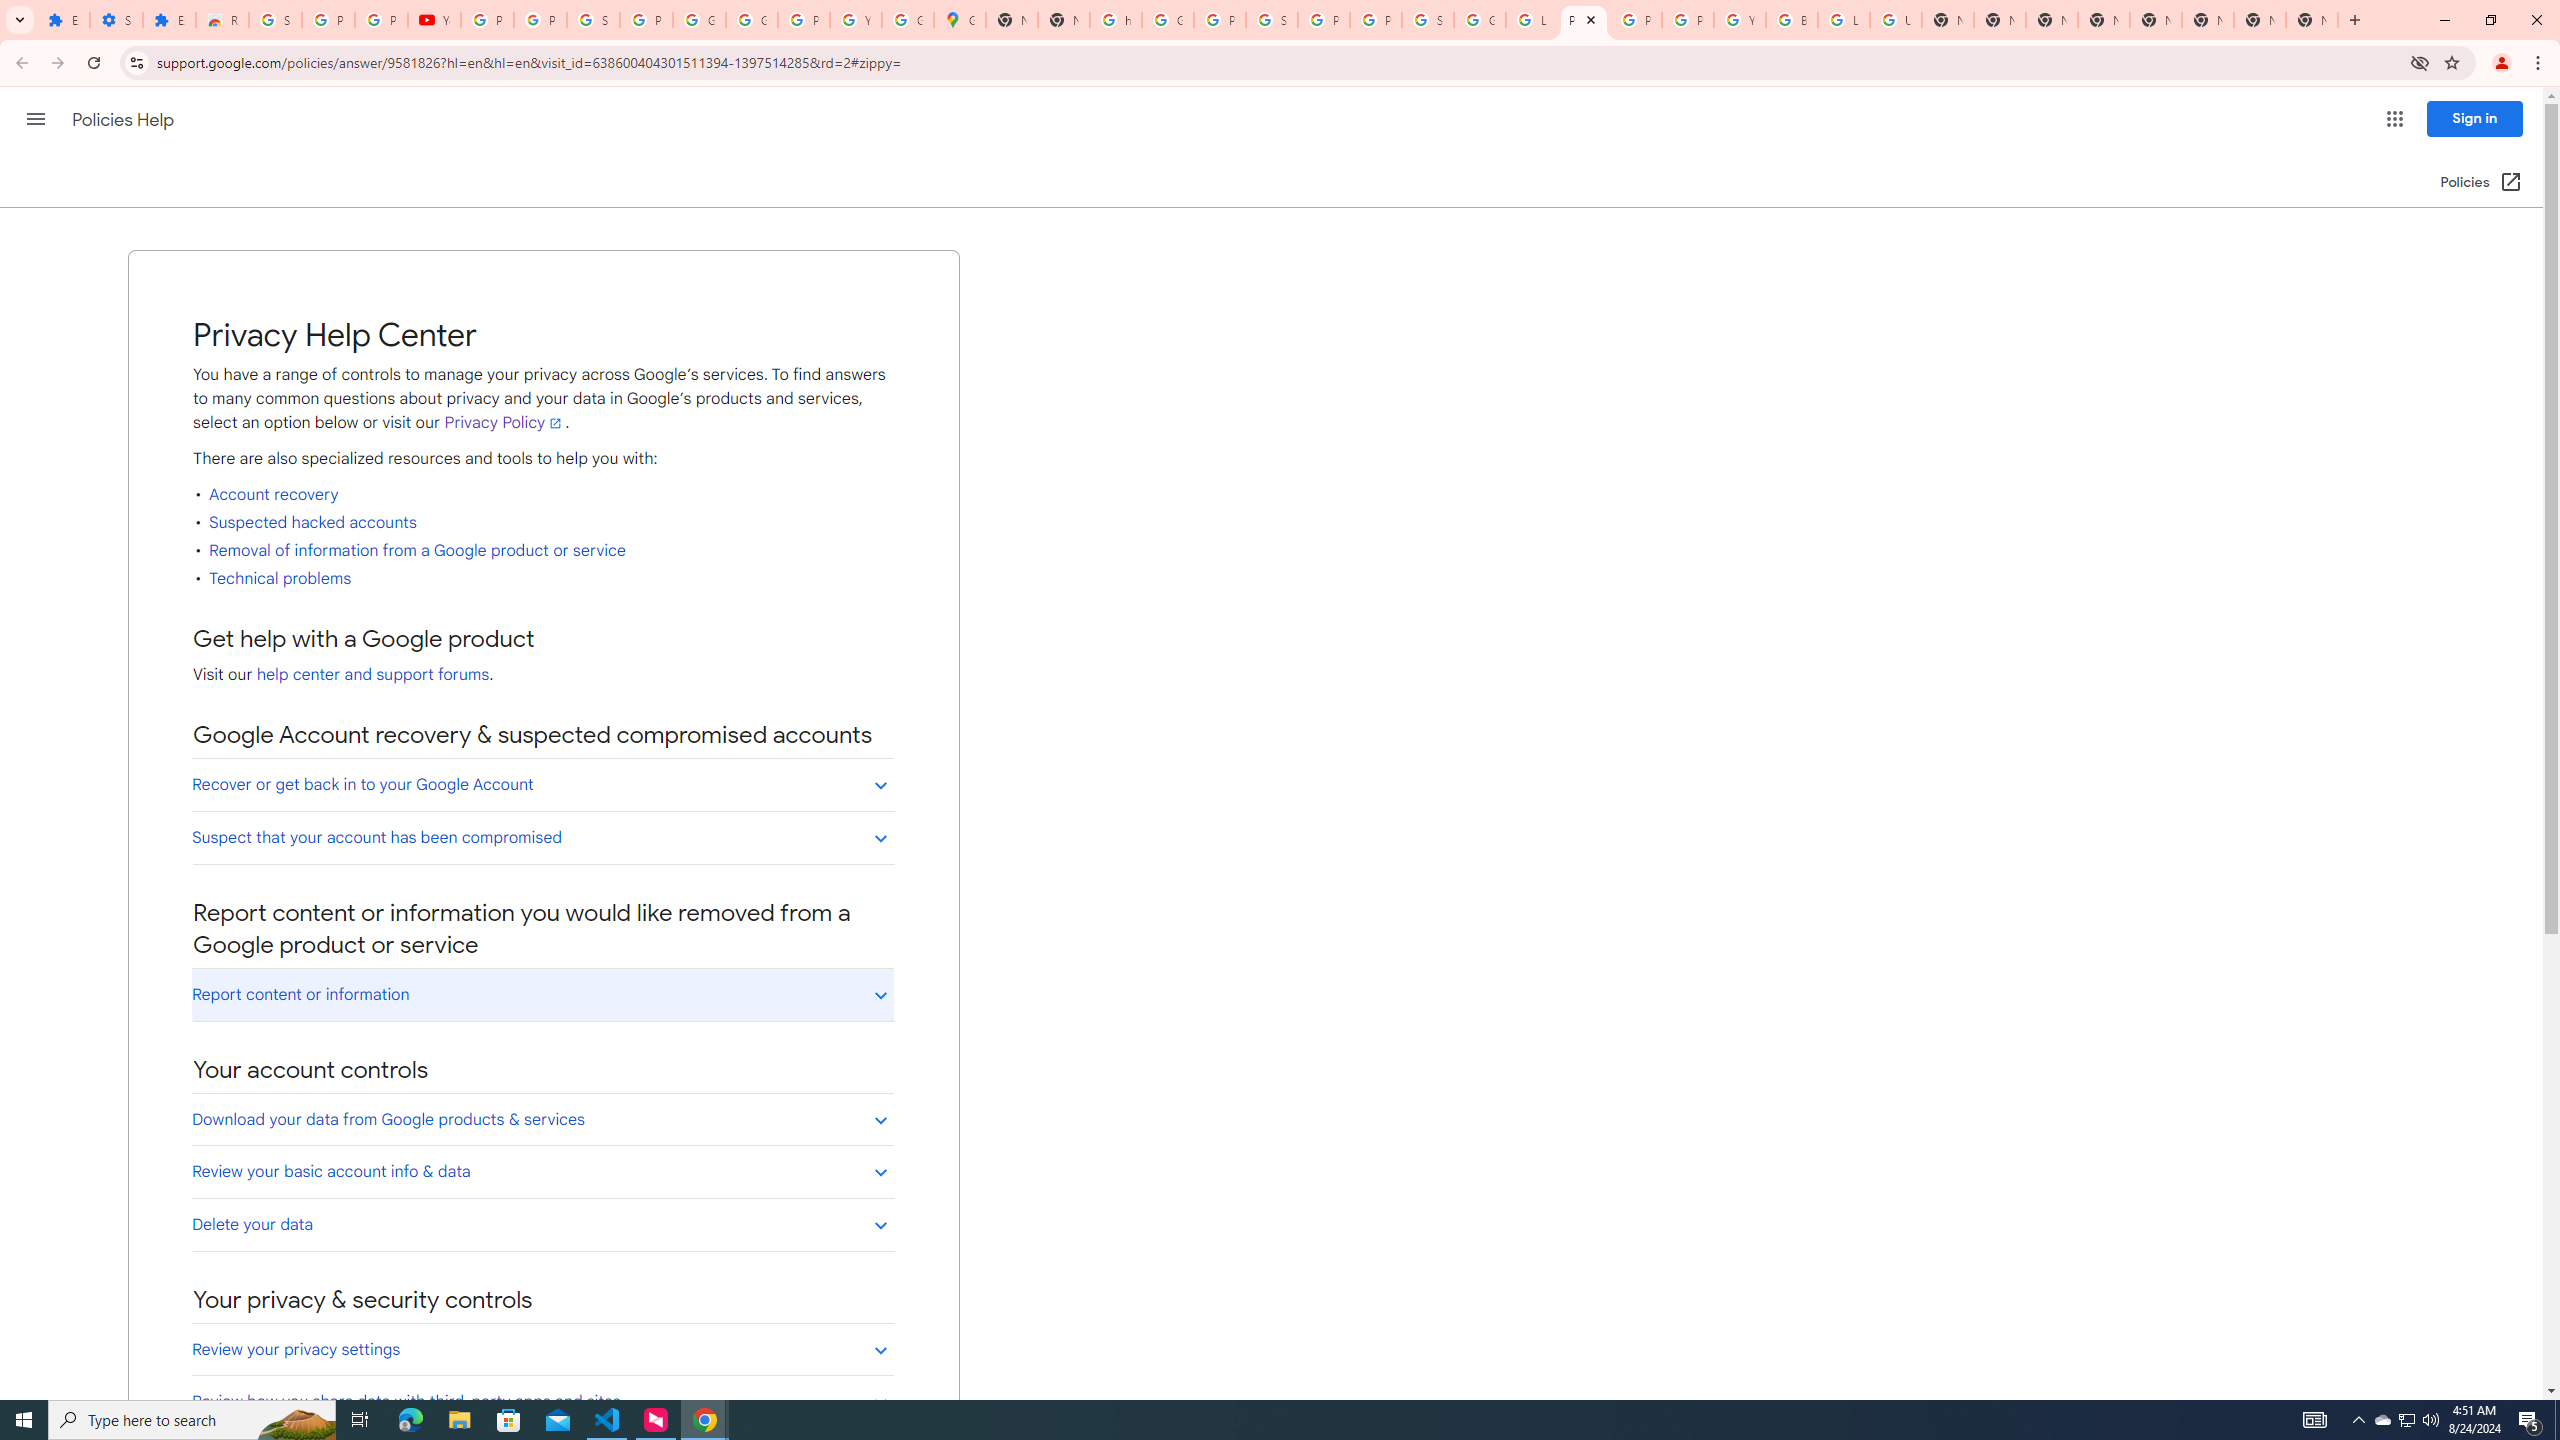 This screenshot has height=1440, width=2560. Describe the element at coordinates (542, 1223) in the screenshot. I see `'Delete your data'` at that location.